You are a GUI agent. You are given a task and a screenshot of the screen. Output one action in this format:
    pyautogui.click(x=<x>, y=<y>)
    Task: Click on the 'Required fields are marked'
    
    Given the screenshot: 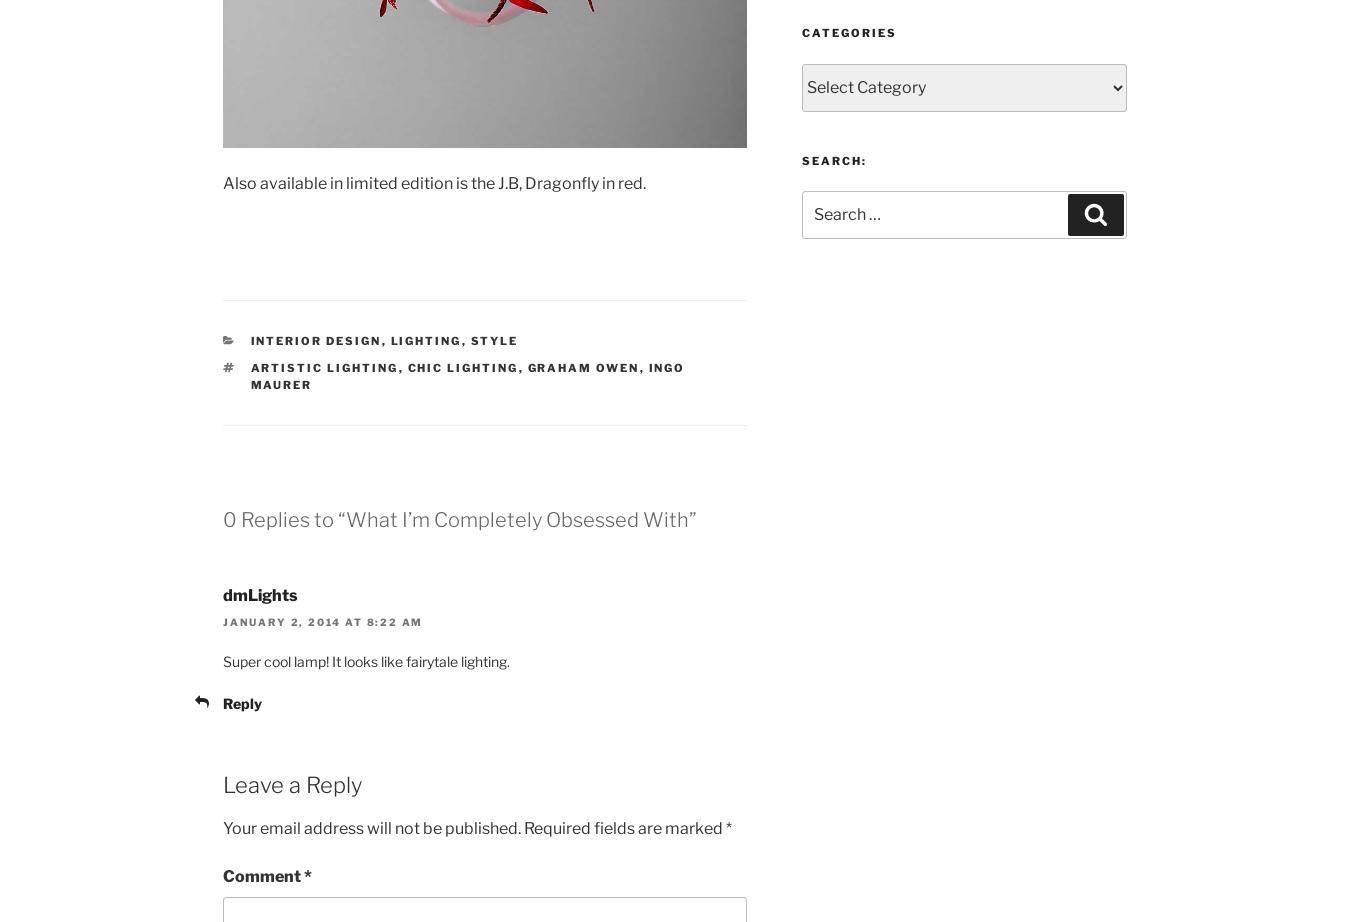 What is the action you would take?
    pyautogui.click(x=522, y=826)
    